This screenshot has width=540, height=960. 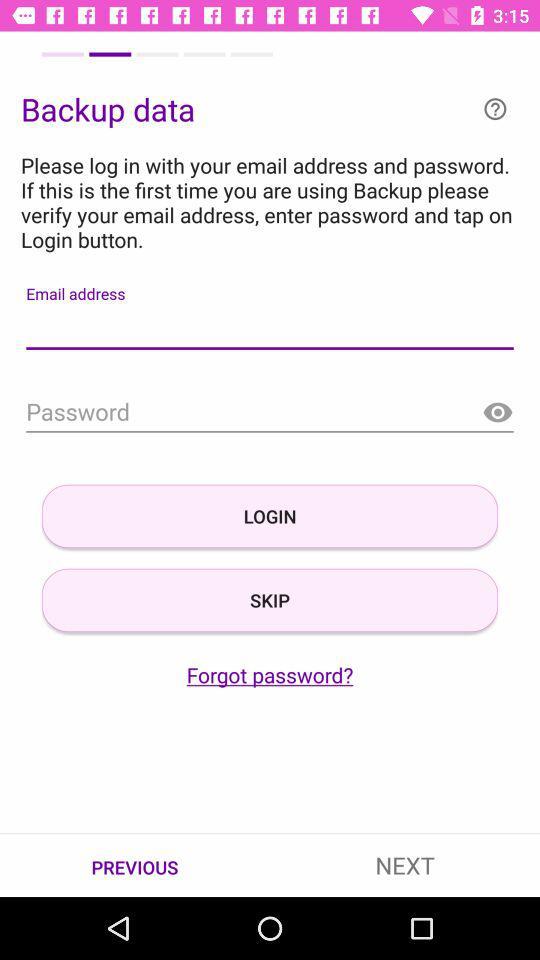 What do you see at coordinates (494, 109) in the screenshot?
I see `the help icon` at bounding box center [494, 109].